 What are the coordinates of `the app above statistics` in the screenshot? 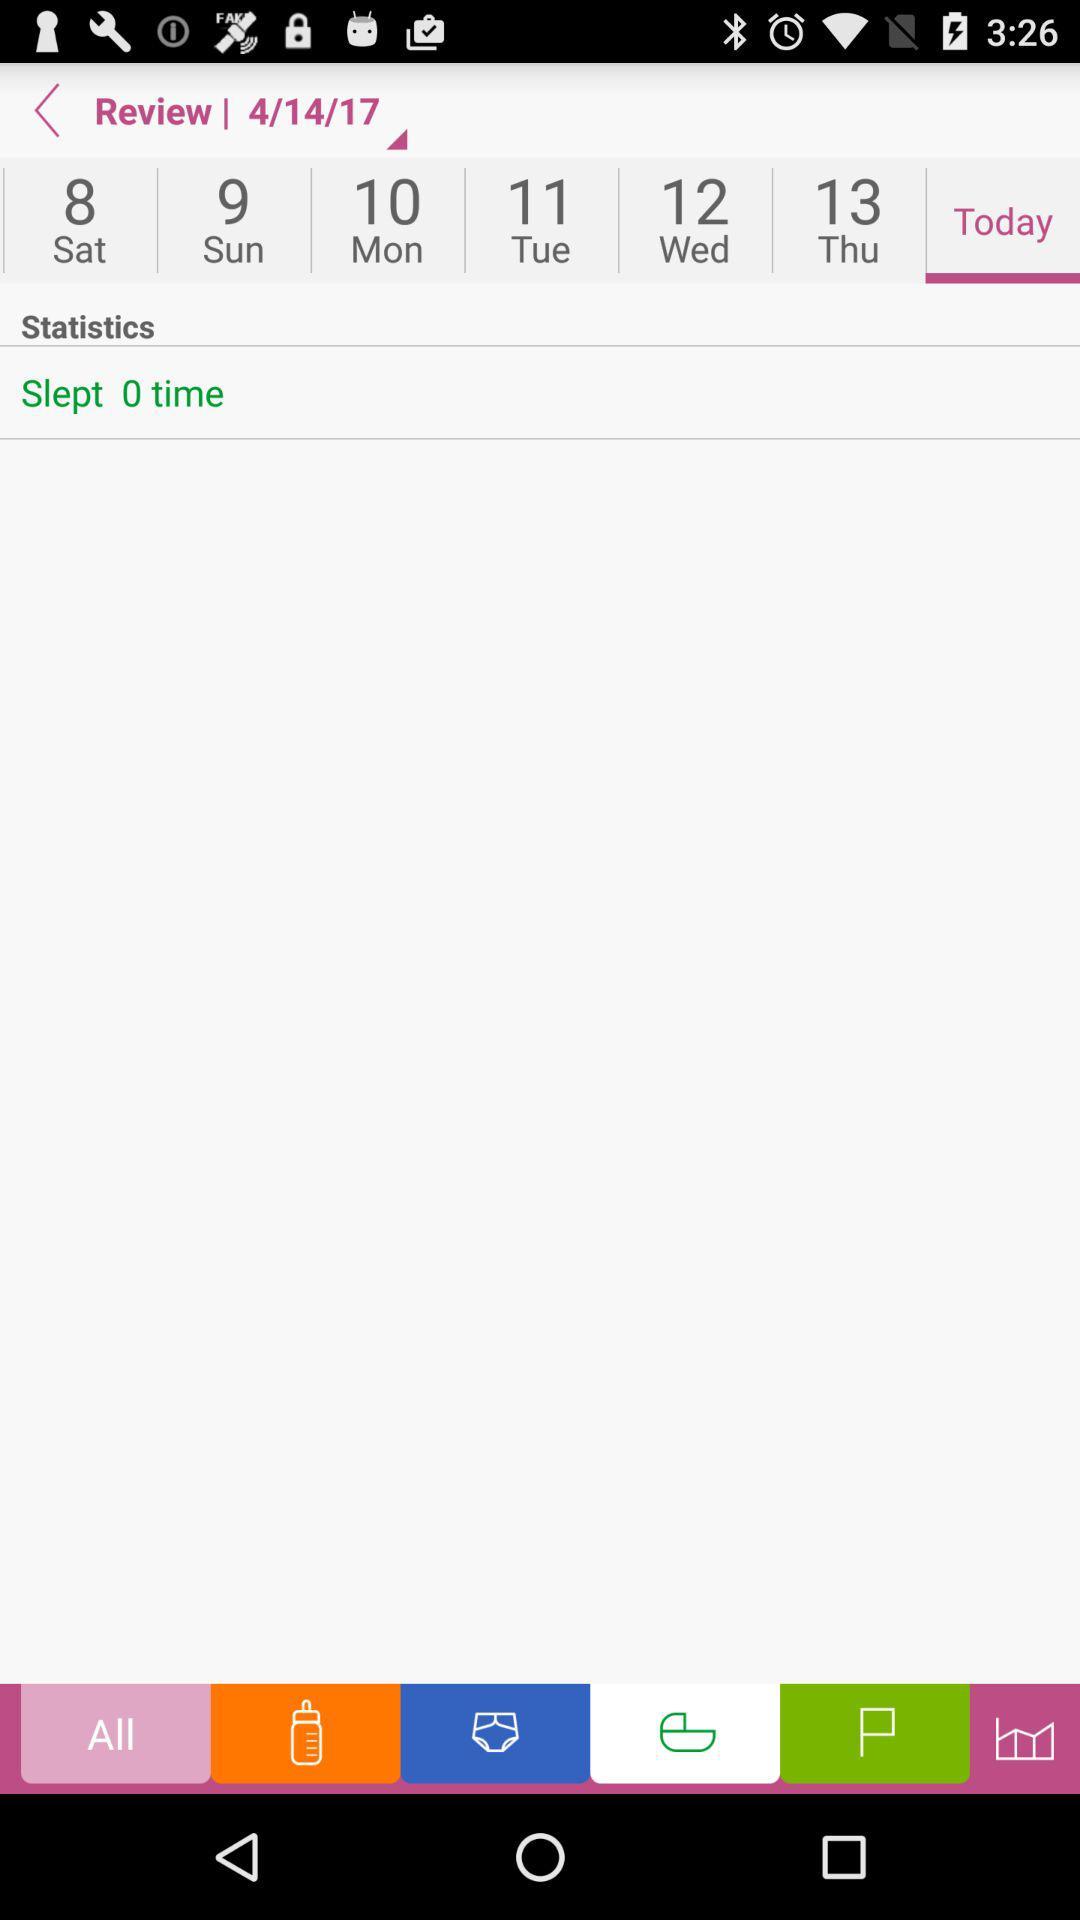 It's located at (848, 220).